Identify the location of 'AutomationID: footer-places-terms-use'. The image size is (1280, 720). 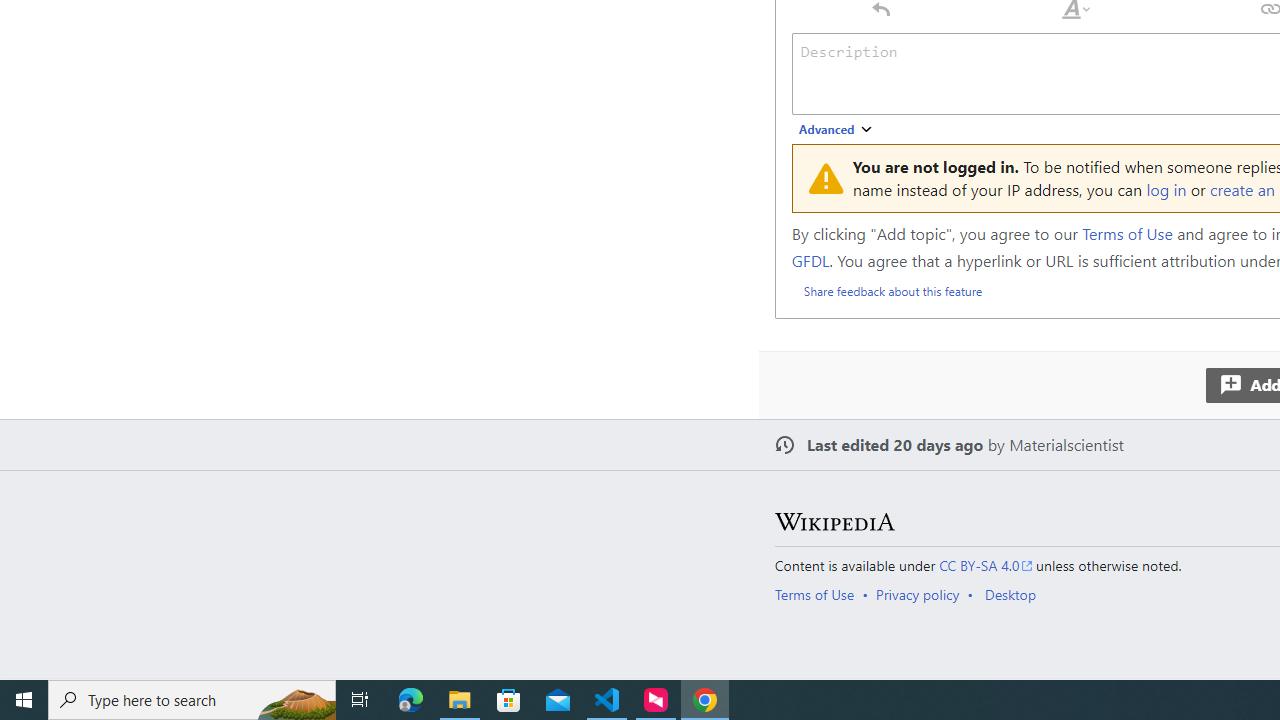
(821, 593).